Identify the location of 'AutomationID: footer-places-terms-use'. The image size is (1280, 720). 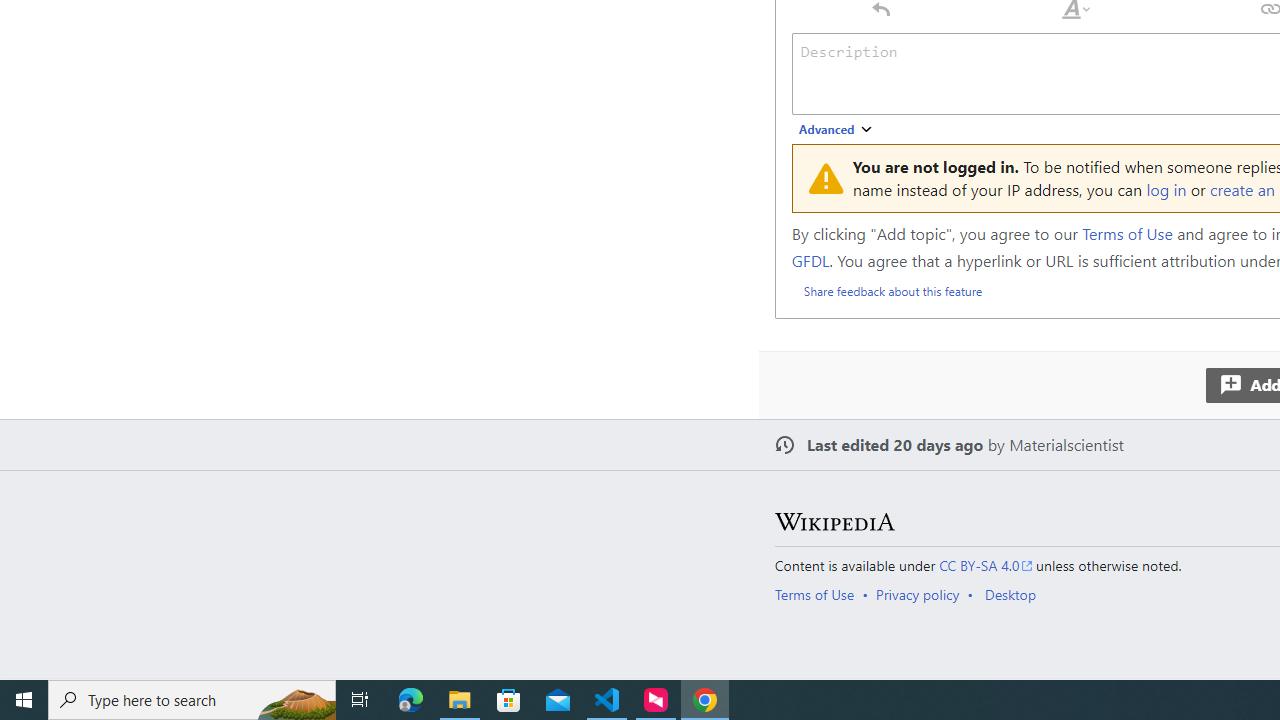
(821, 593).